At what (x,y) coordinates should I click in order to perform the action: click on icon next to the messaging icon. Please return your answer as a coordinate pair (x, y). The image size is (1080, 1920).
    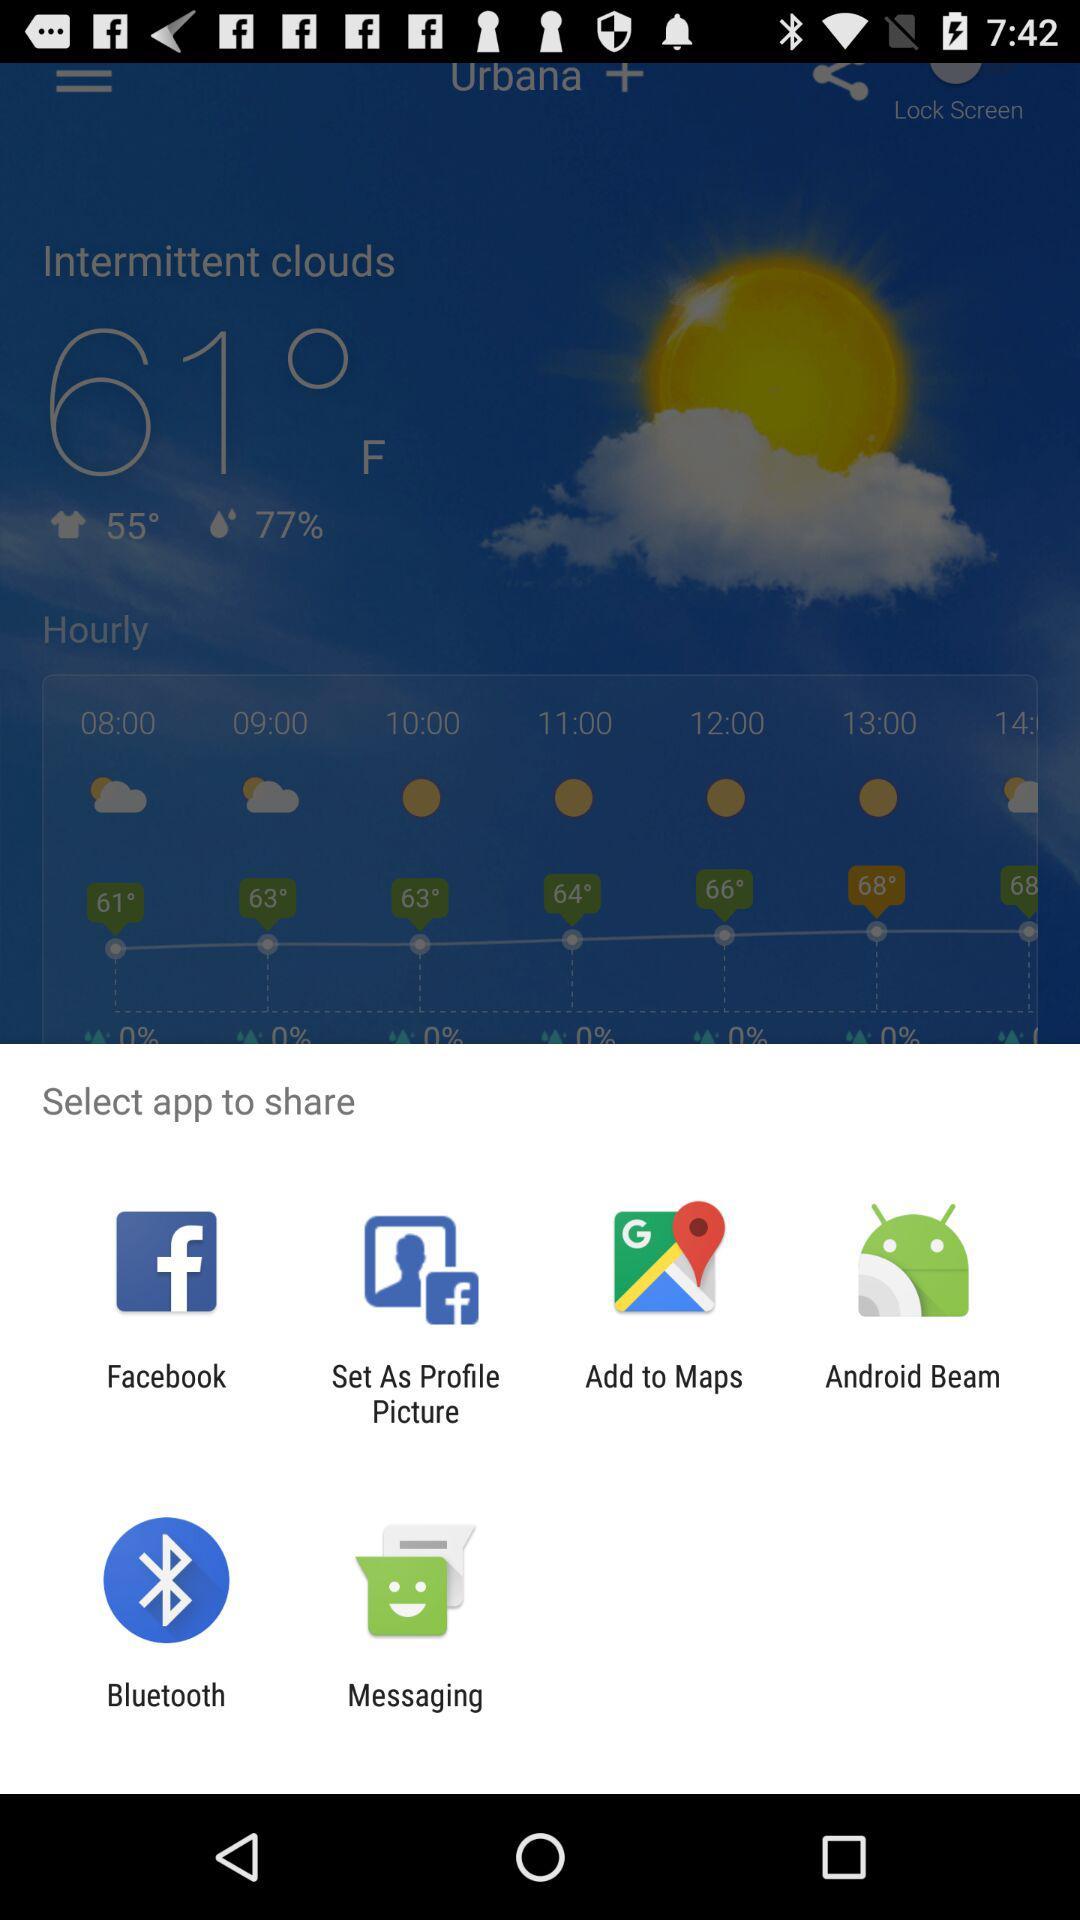
    Looking at the image, I should click on (165, 1711).